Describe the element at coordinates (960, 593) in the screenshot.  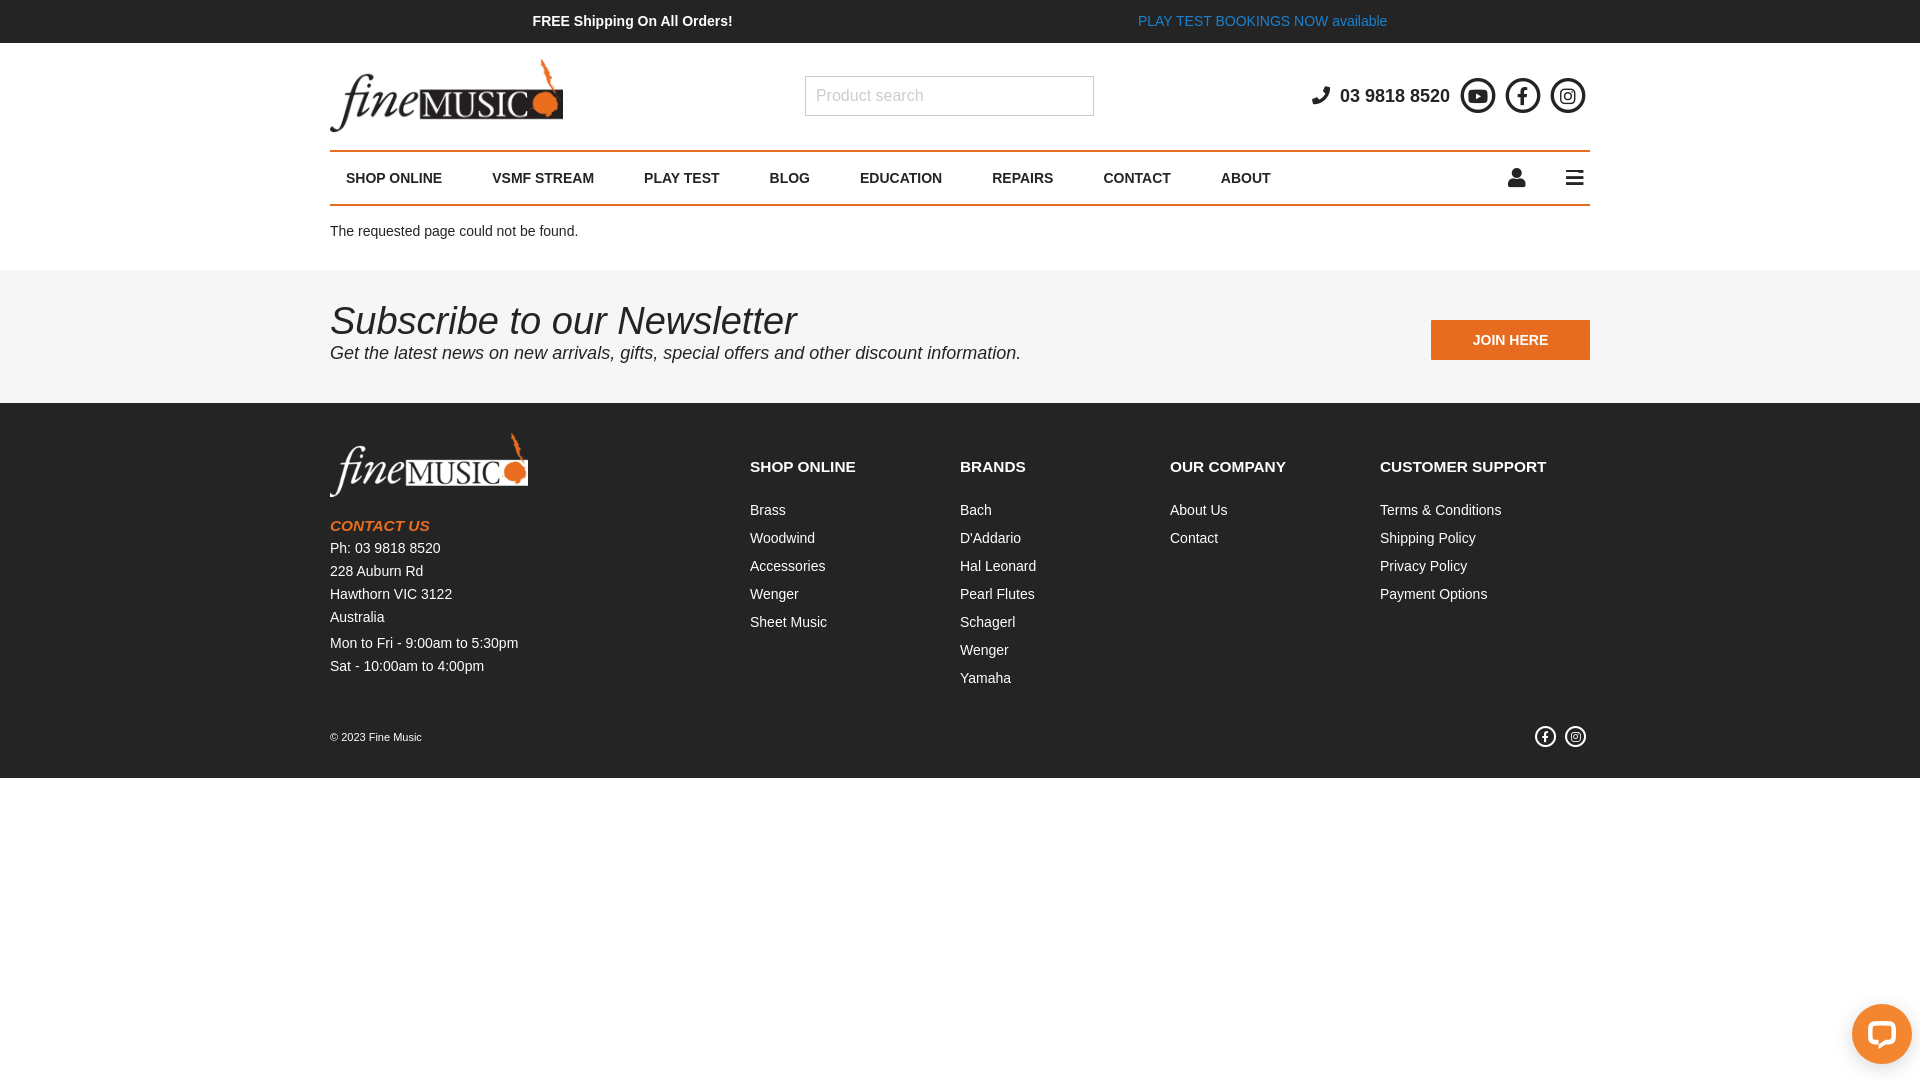
I see `'Pearl Flutes'` at that location.